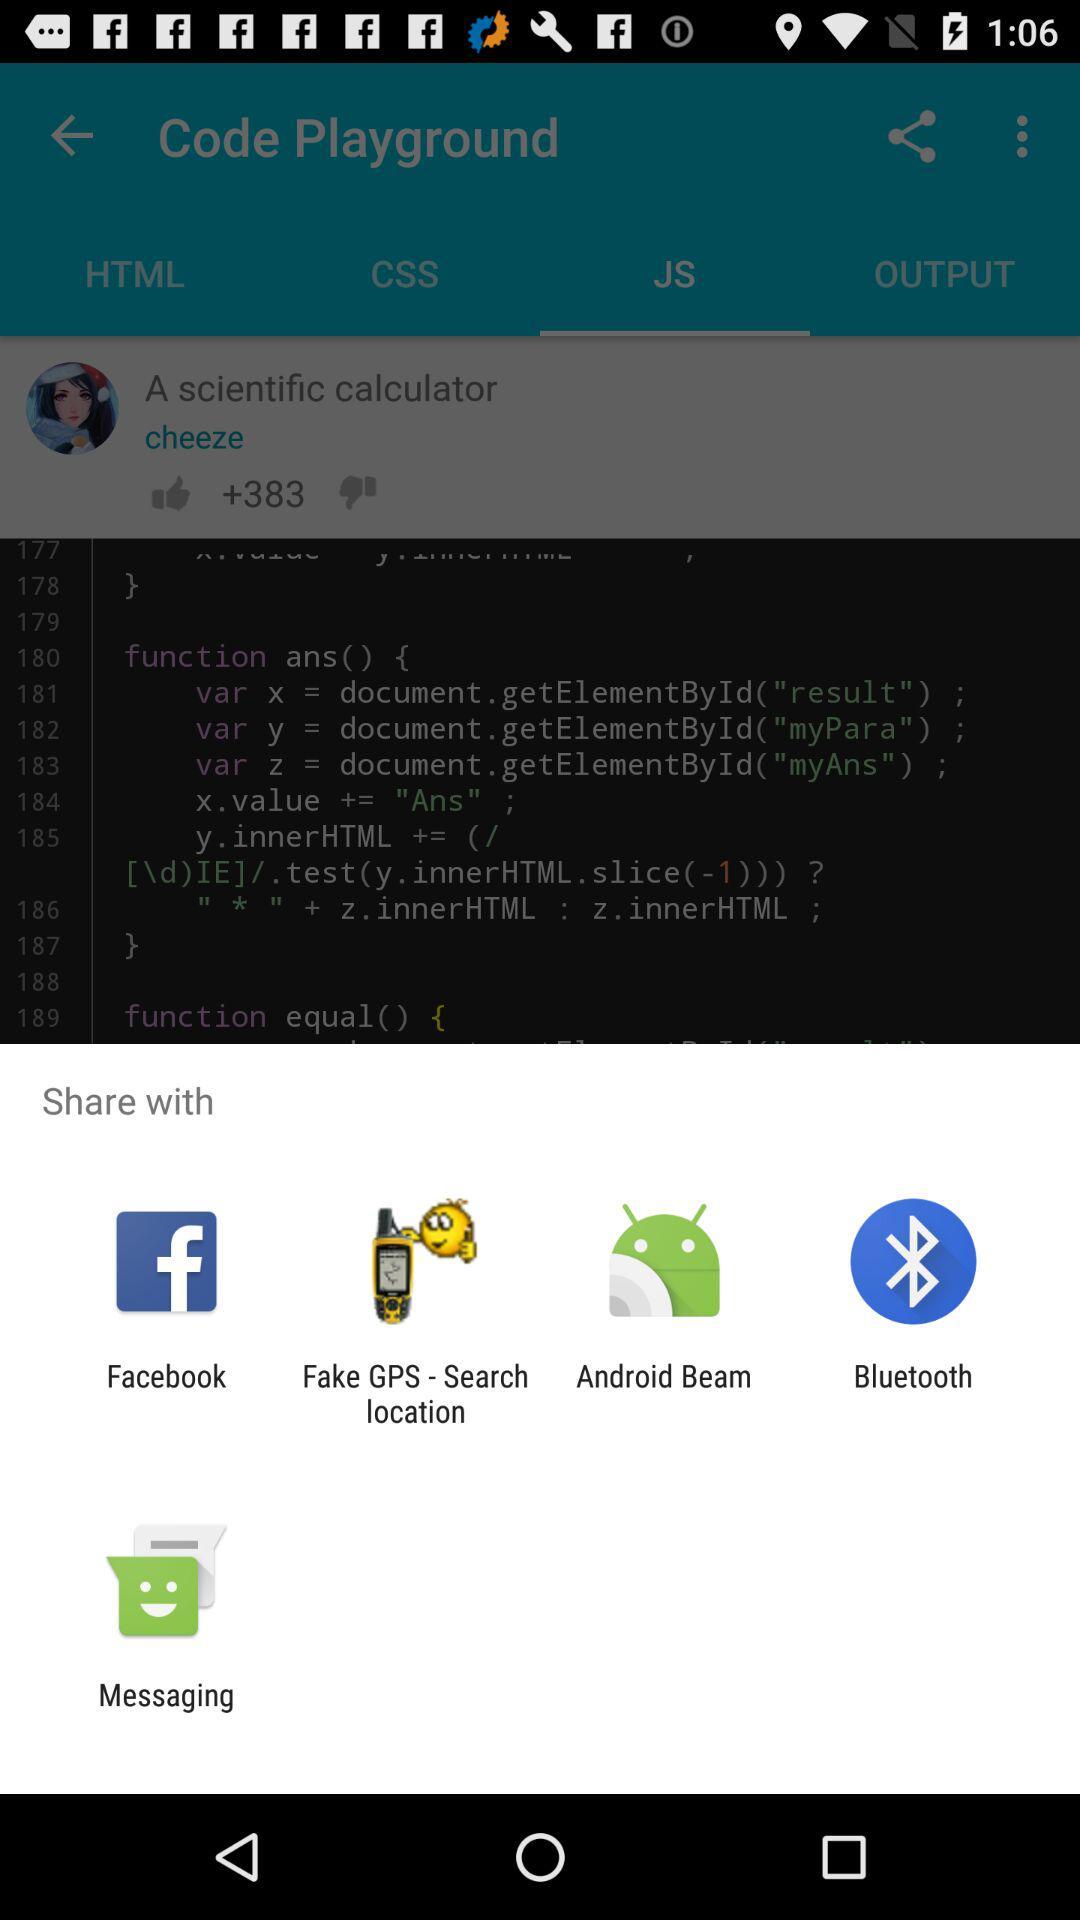  I want to click on the icon next to the facebook icon, so click(414, 1392).